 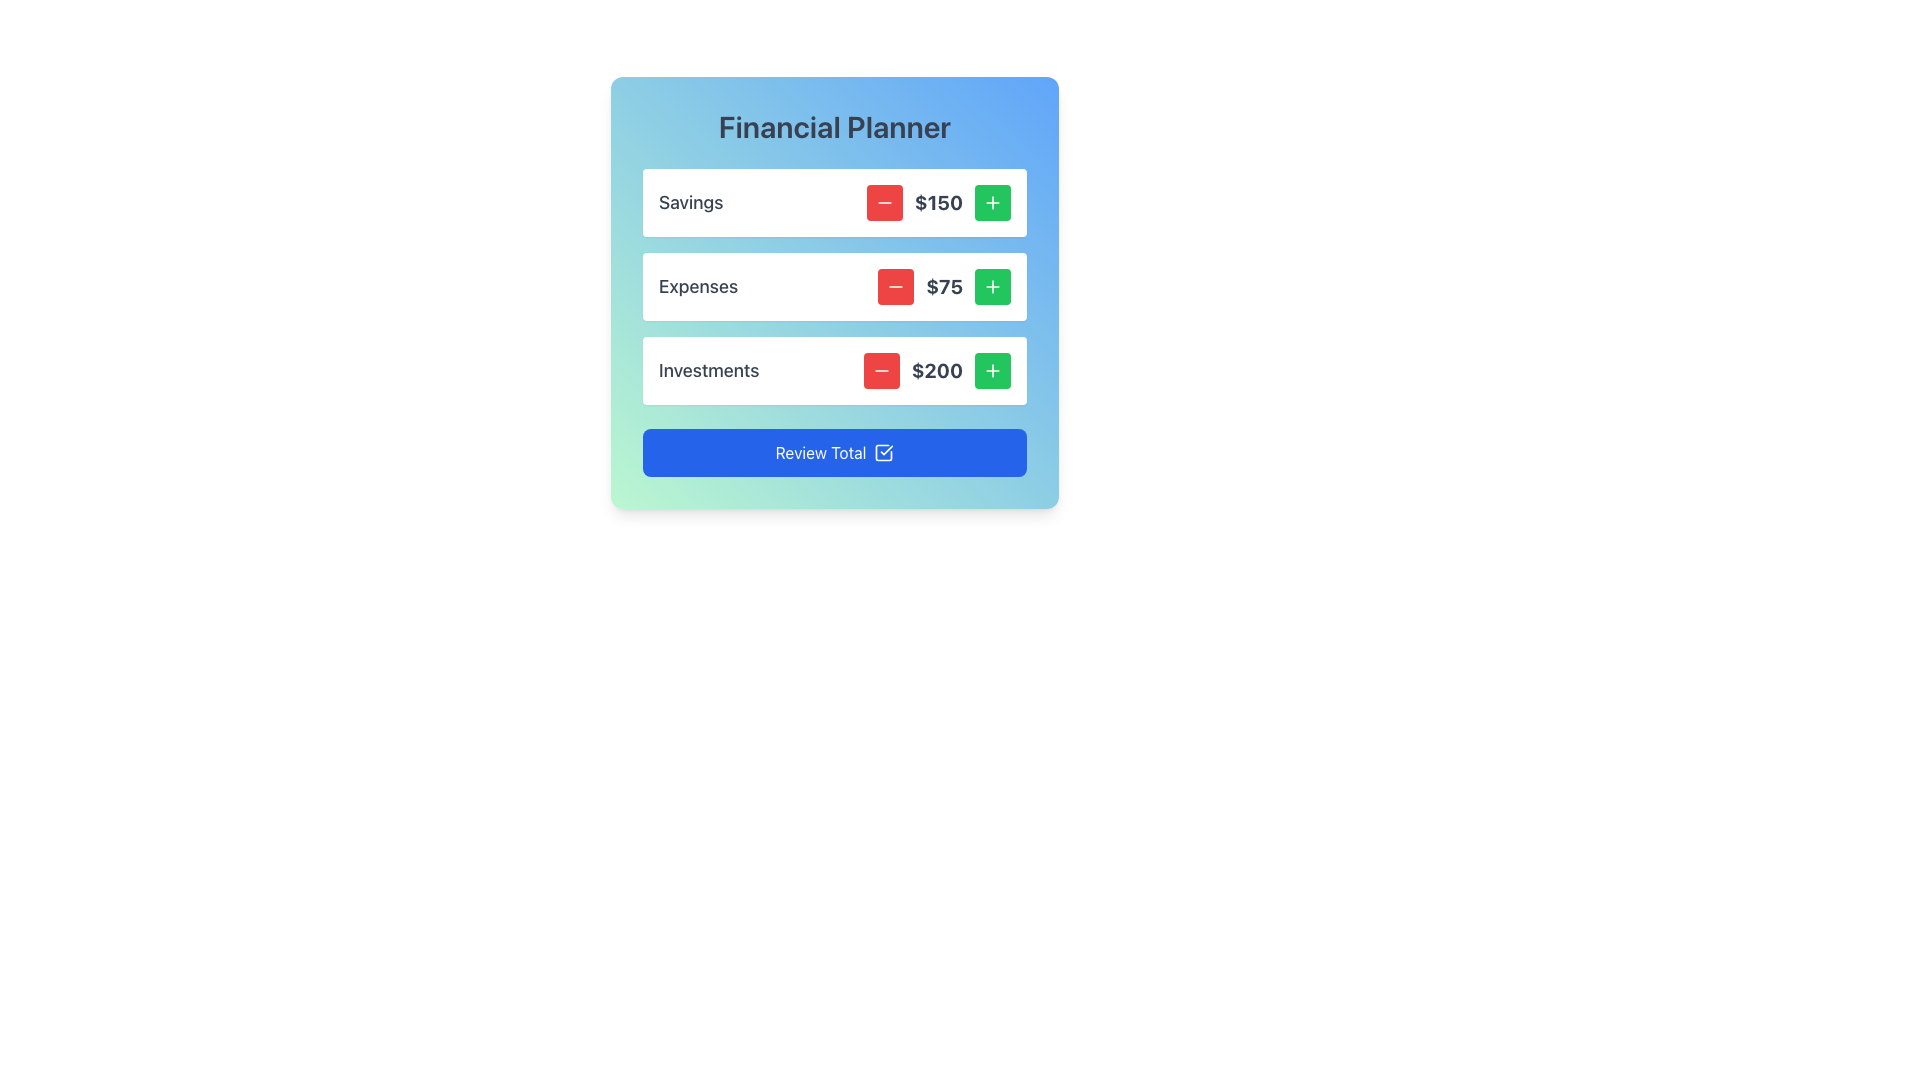 I want to click on the text display showing '$200' located in the 'Investments' section, positioned between the decrement and increment buttons, so click(x=936, y=370).